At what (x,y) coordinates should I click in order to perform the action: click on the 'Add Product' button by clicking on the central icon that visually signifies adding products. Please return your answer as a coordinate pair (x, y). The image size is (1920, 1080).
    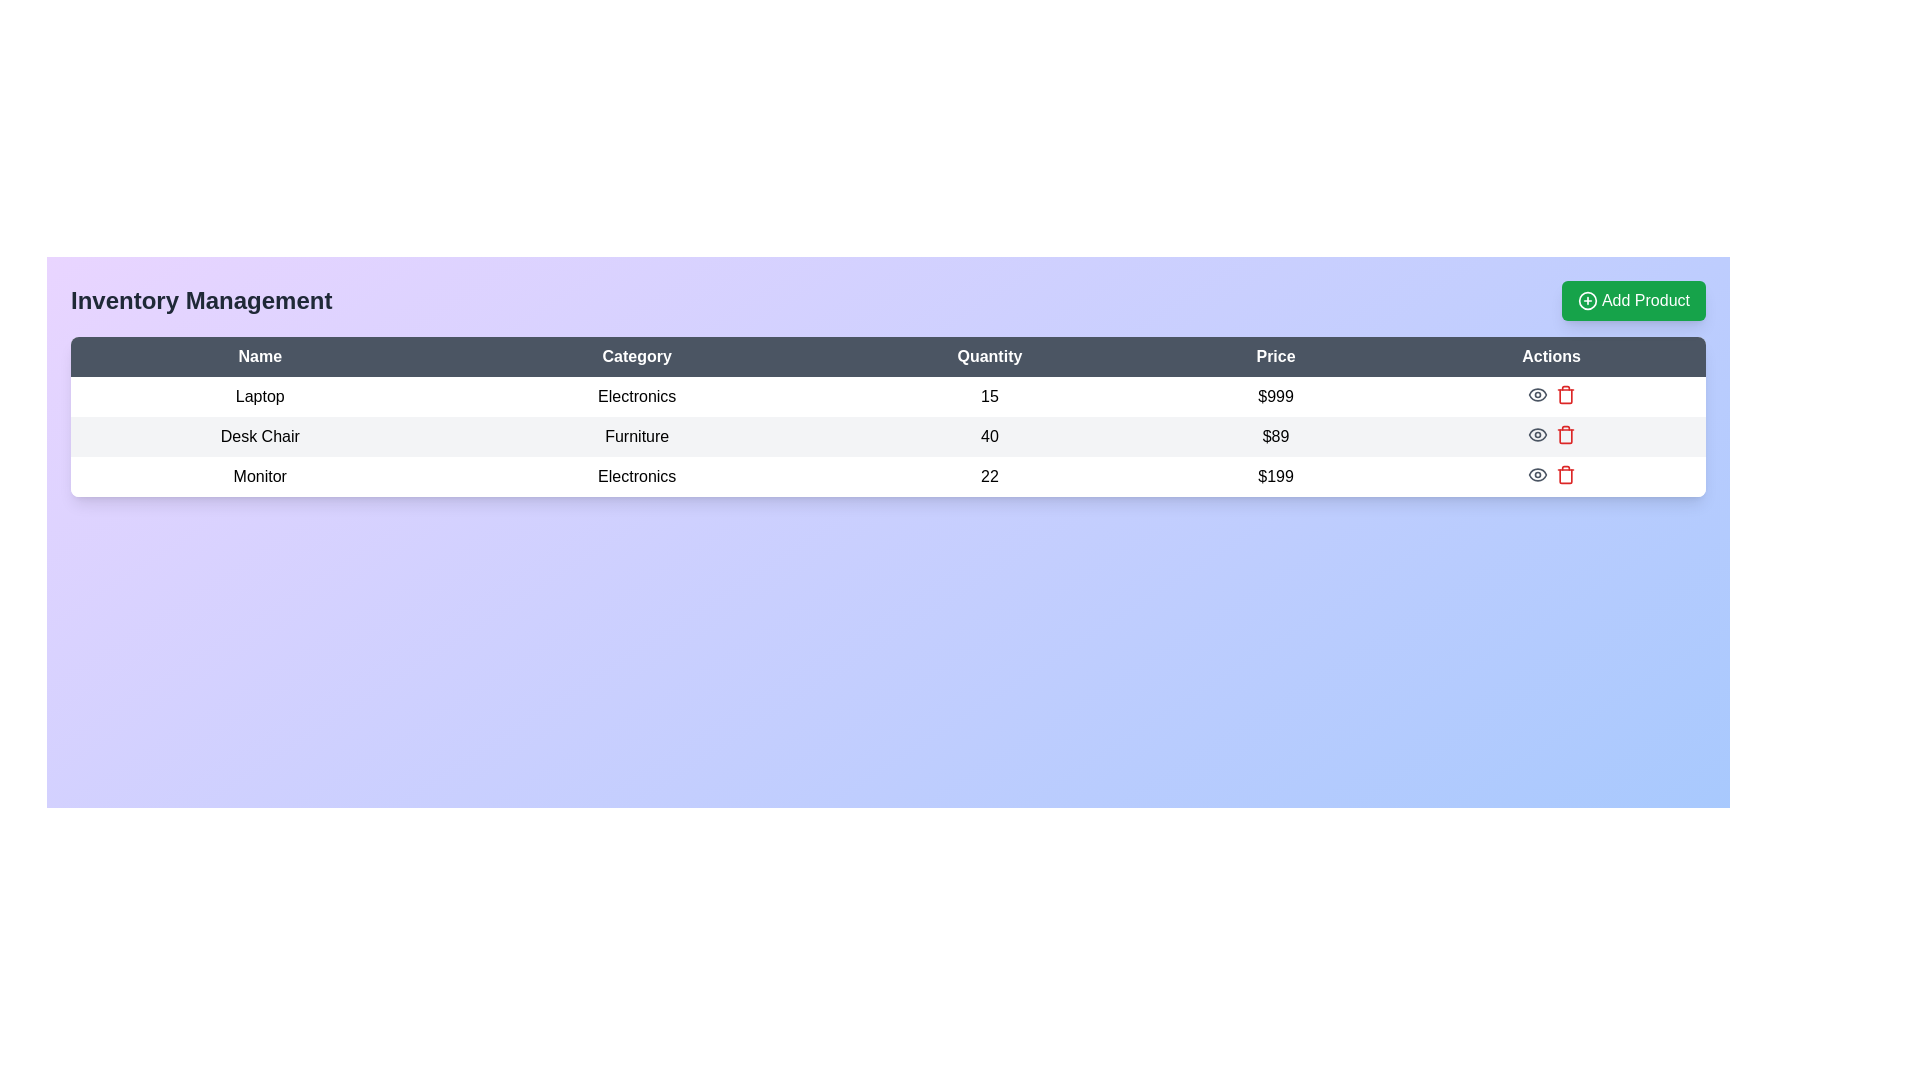
    Looking at the image, I should click on (1587, 300).